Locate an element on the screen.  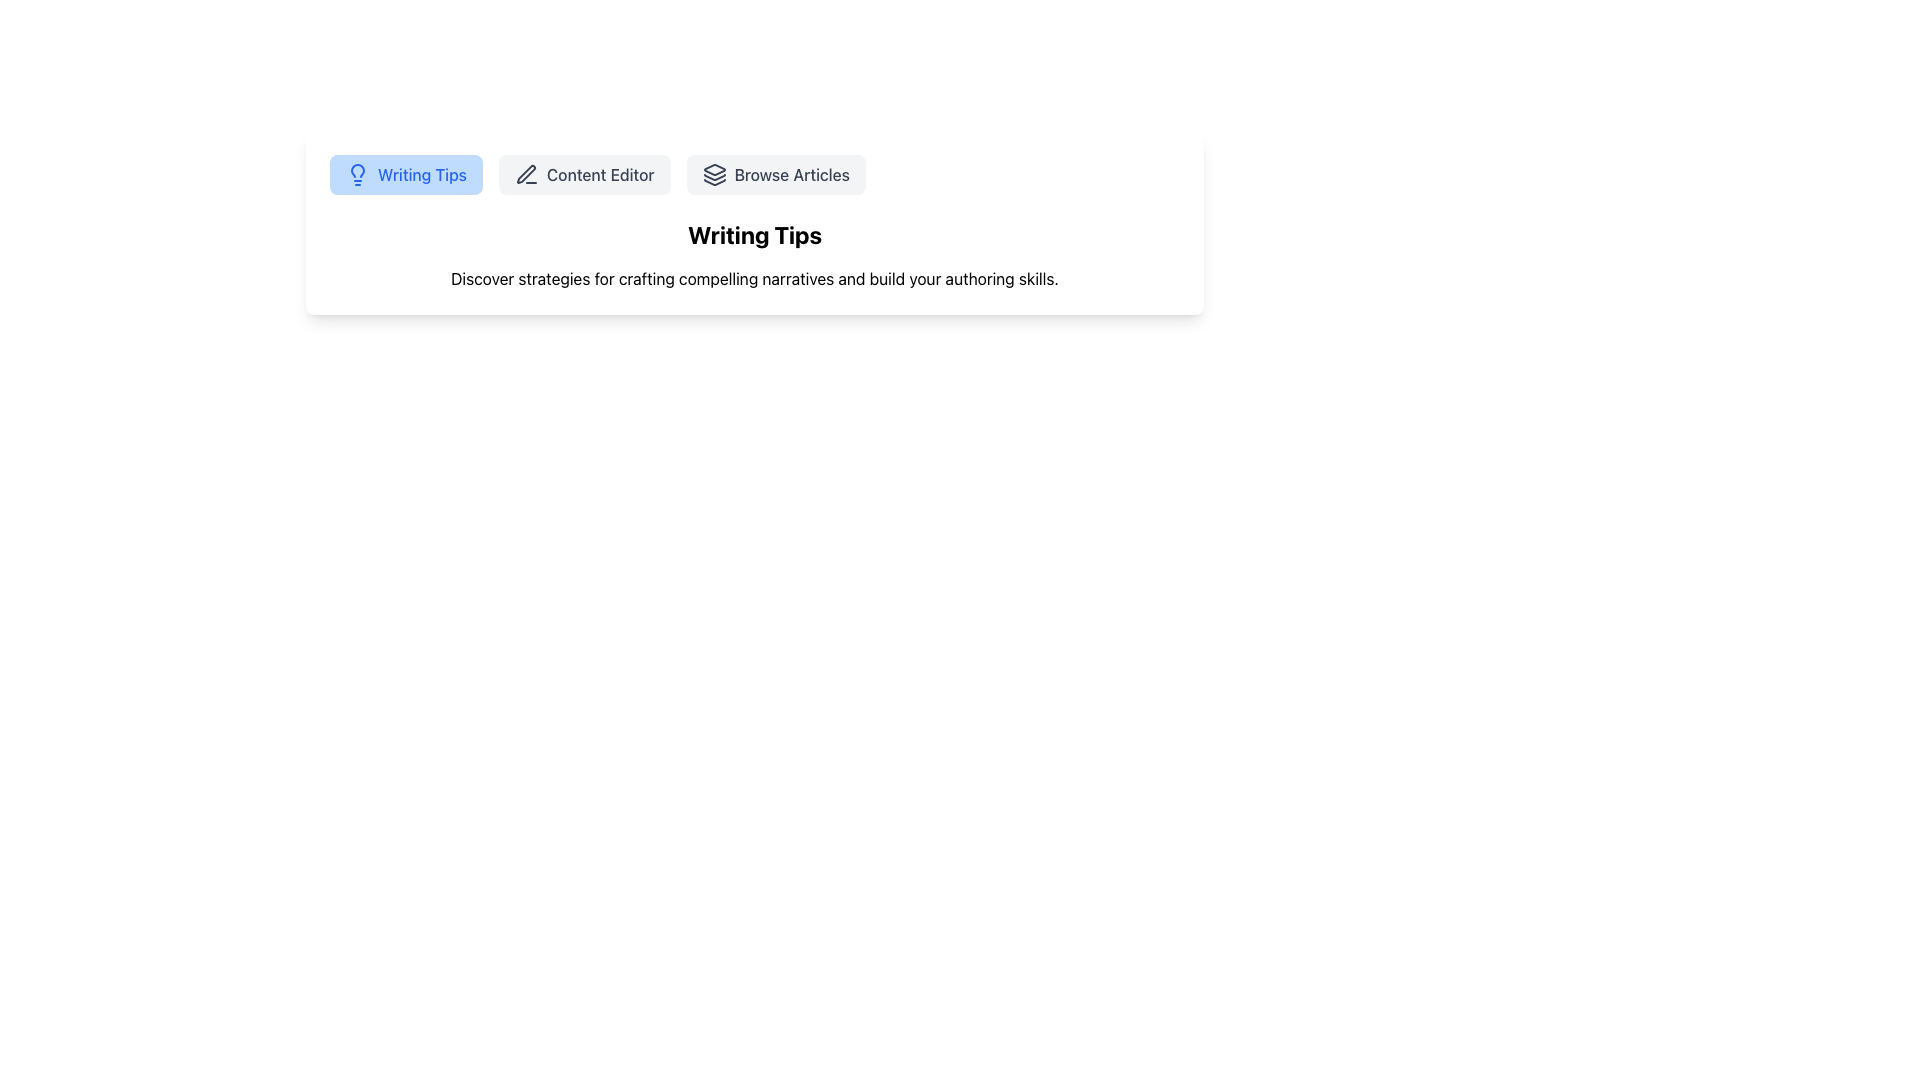
the Navigation Menu Group is located at coordinates (753, 173).